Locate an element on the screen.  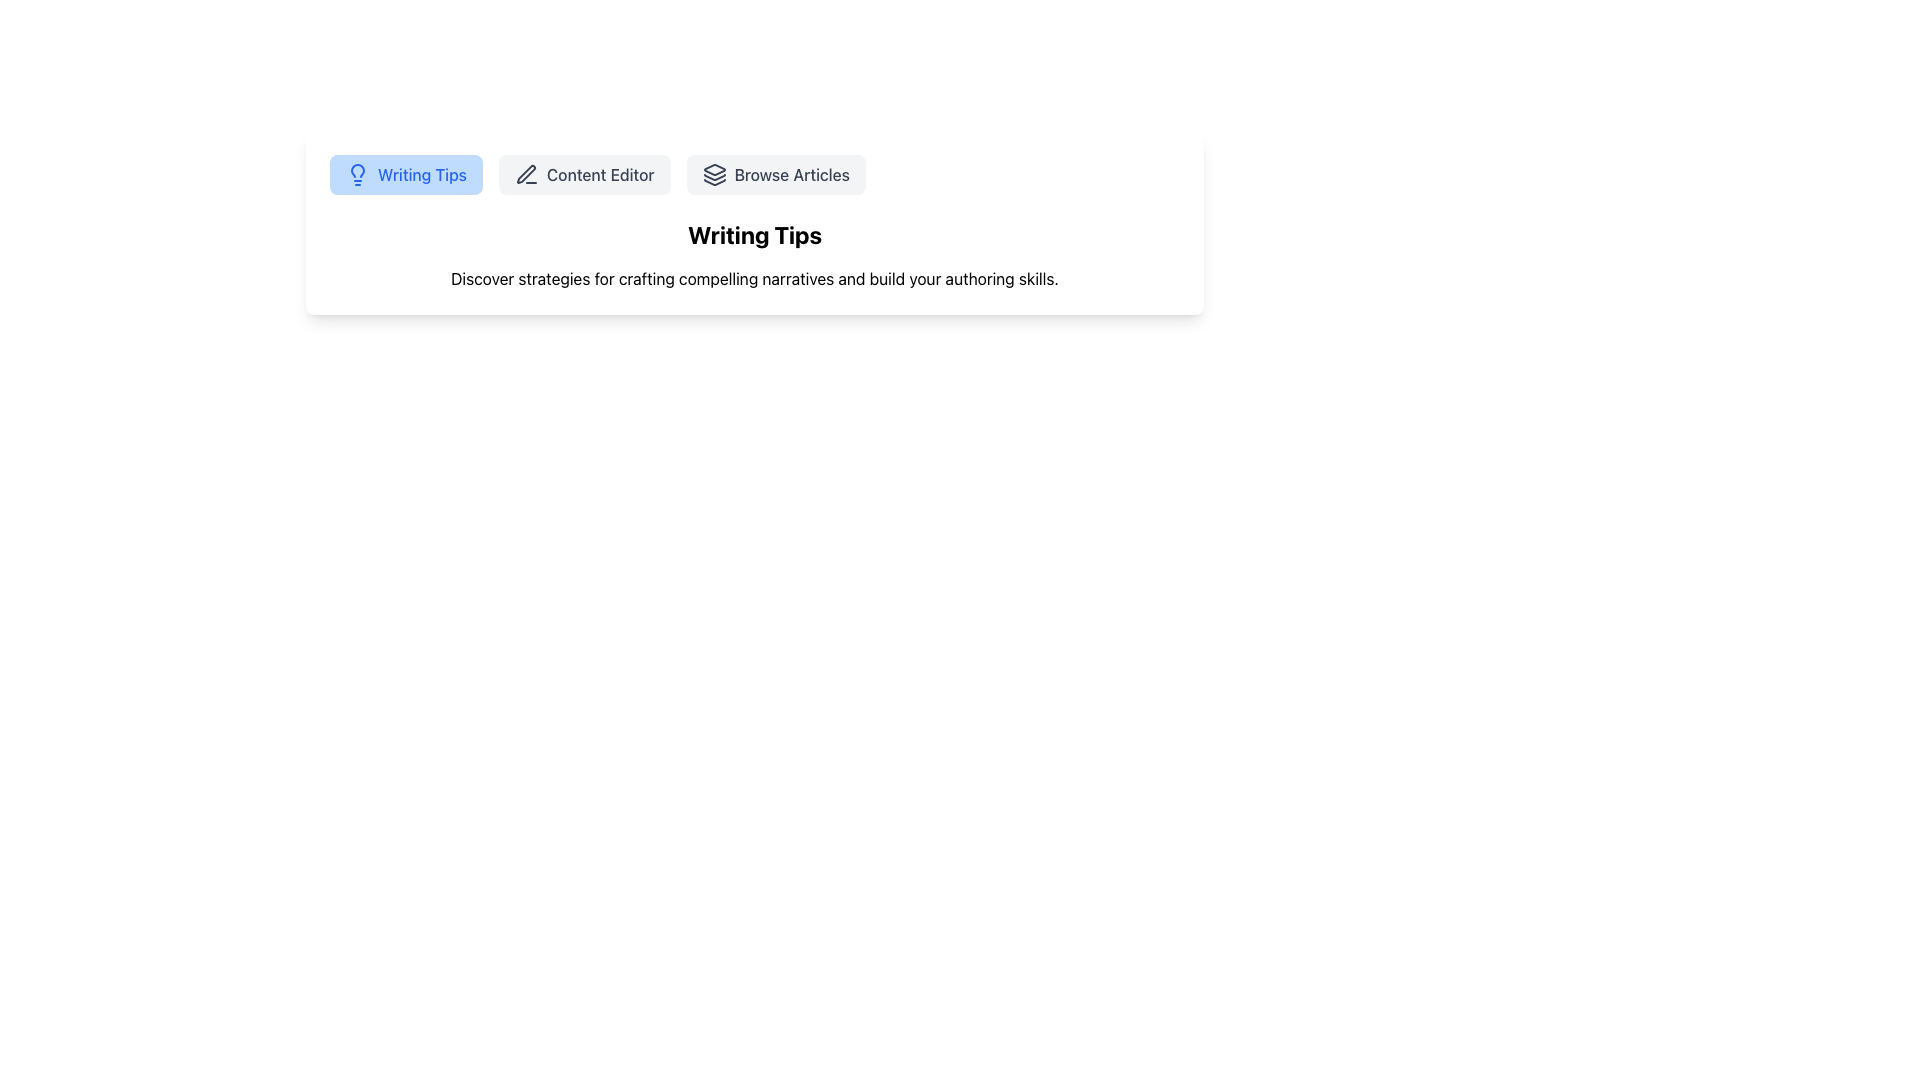
the Navigation Menu Group is located at coordinates (753, 173).